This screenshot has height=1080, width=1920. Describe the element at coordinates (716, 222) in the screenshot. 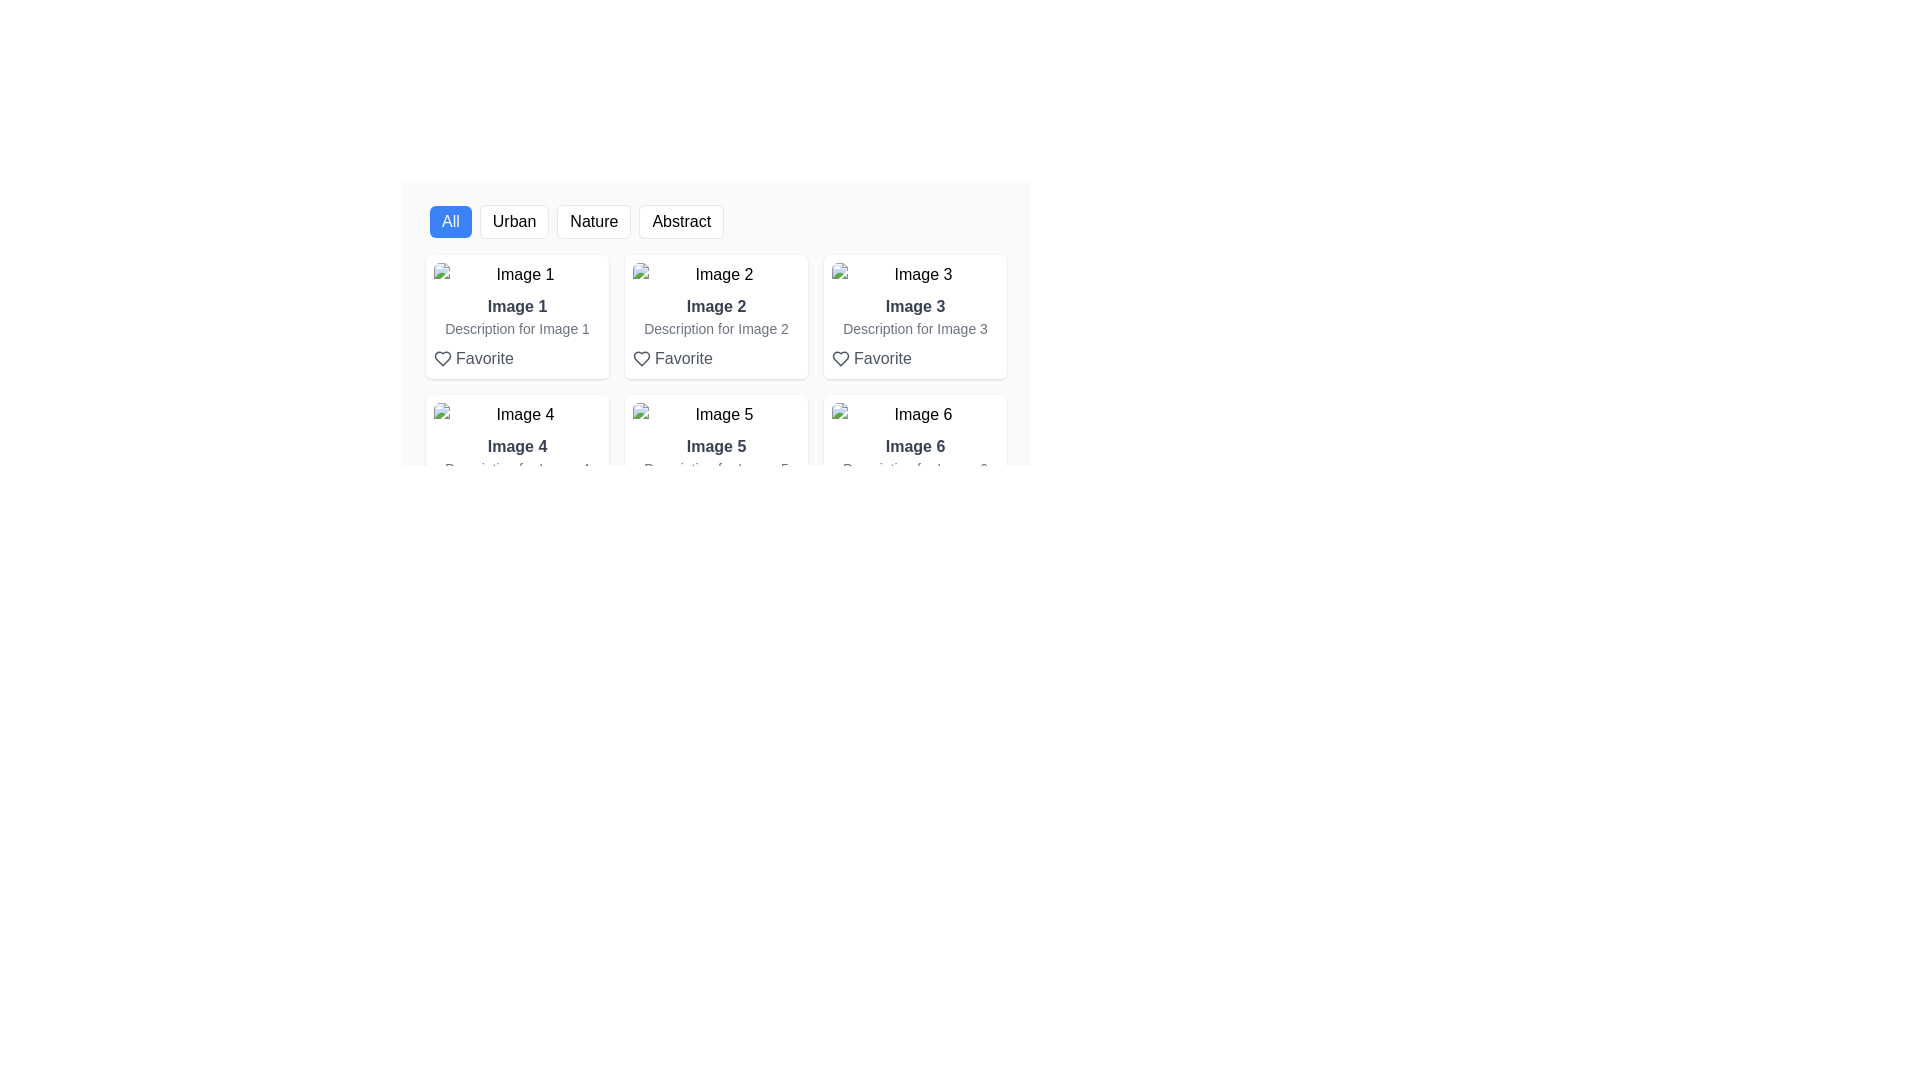

I see `the button labeled 'Abstract' which has a white background and a blue border, located in the horizontal selection bar at the top of the content area` at that location.